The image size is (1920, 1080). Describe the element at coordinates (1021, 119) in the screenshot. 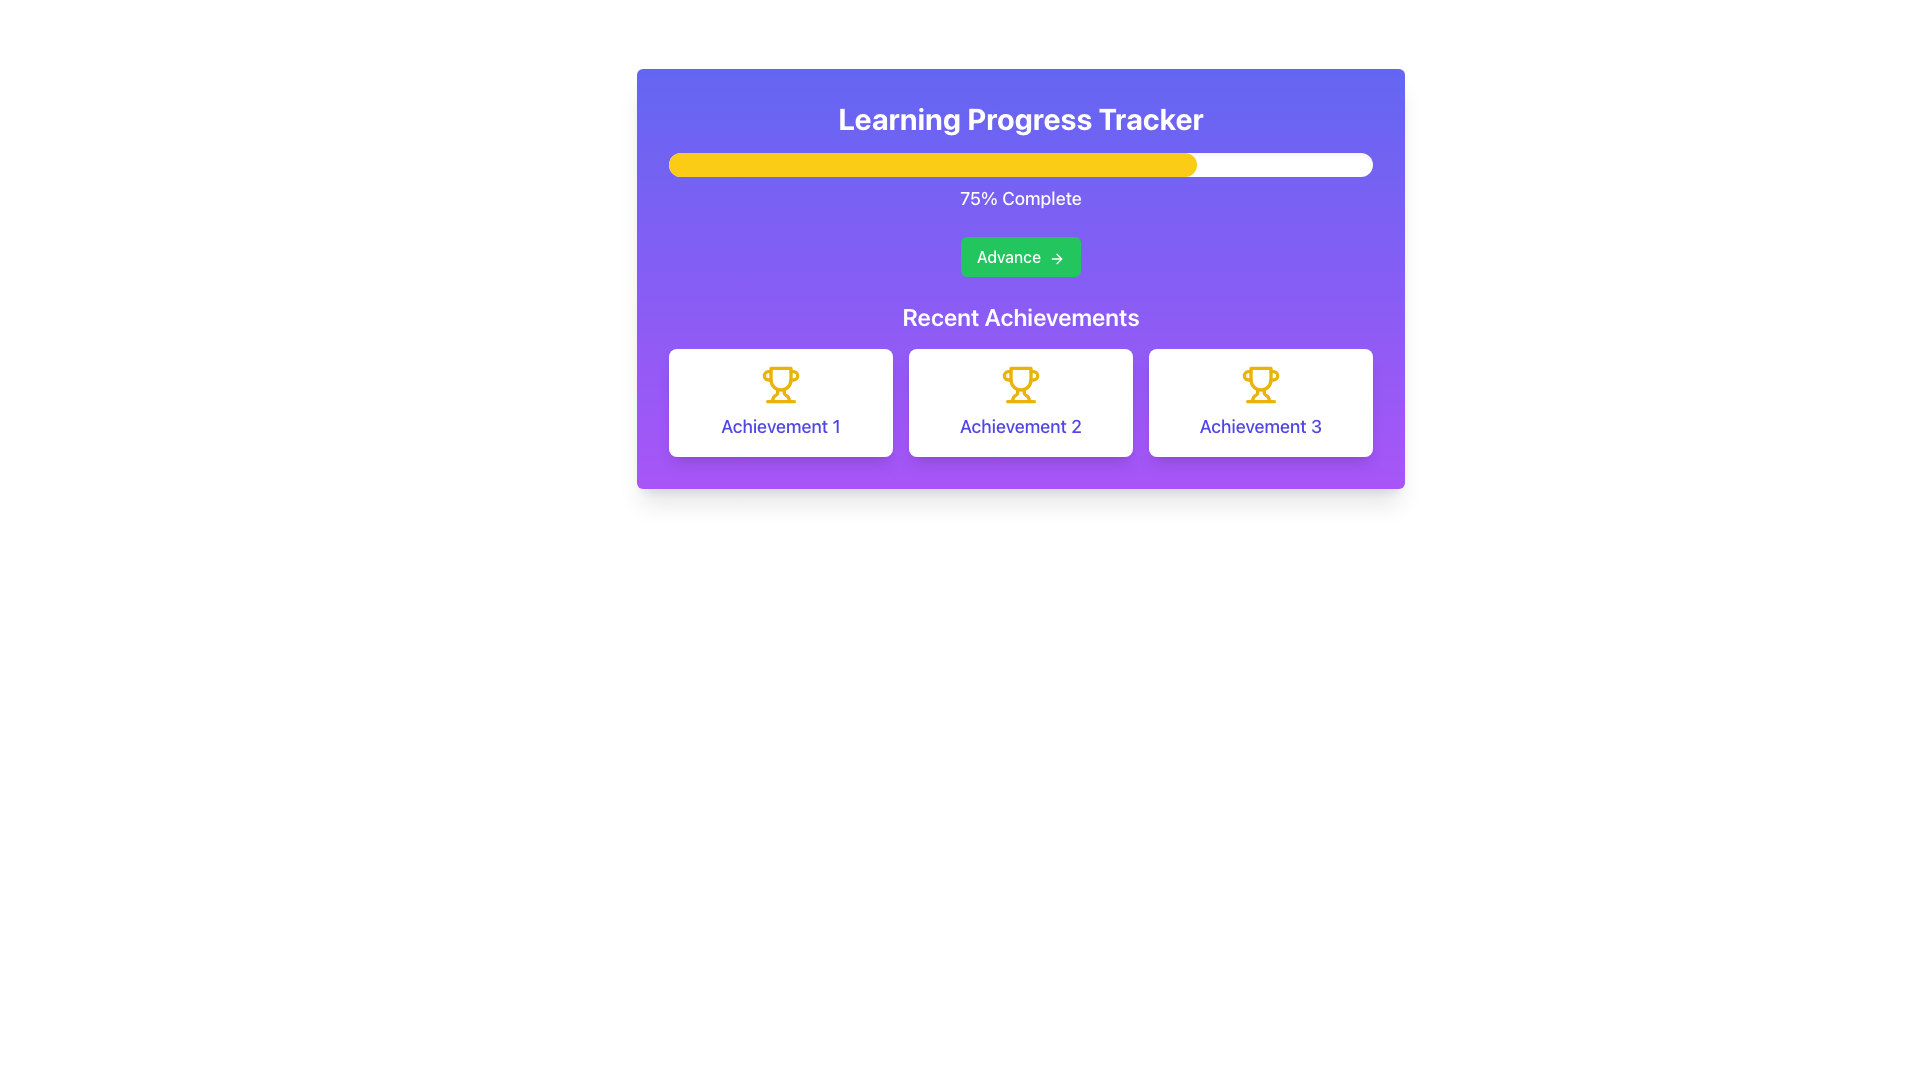

I see `the text header that reads 'Learning Progress Tracker', which is prominently styled in bold white typography against a vibrant purple gradient background` at that location.